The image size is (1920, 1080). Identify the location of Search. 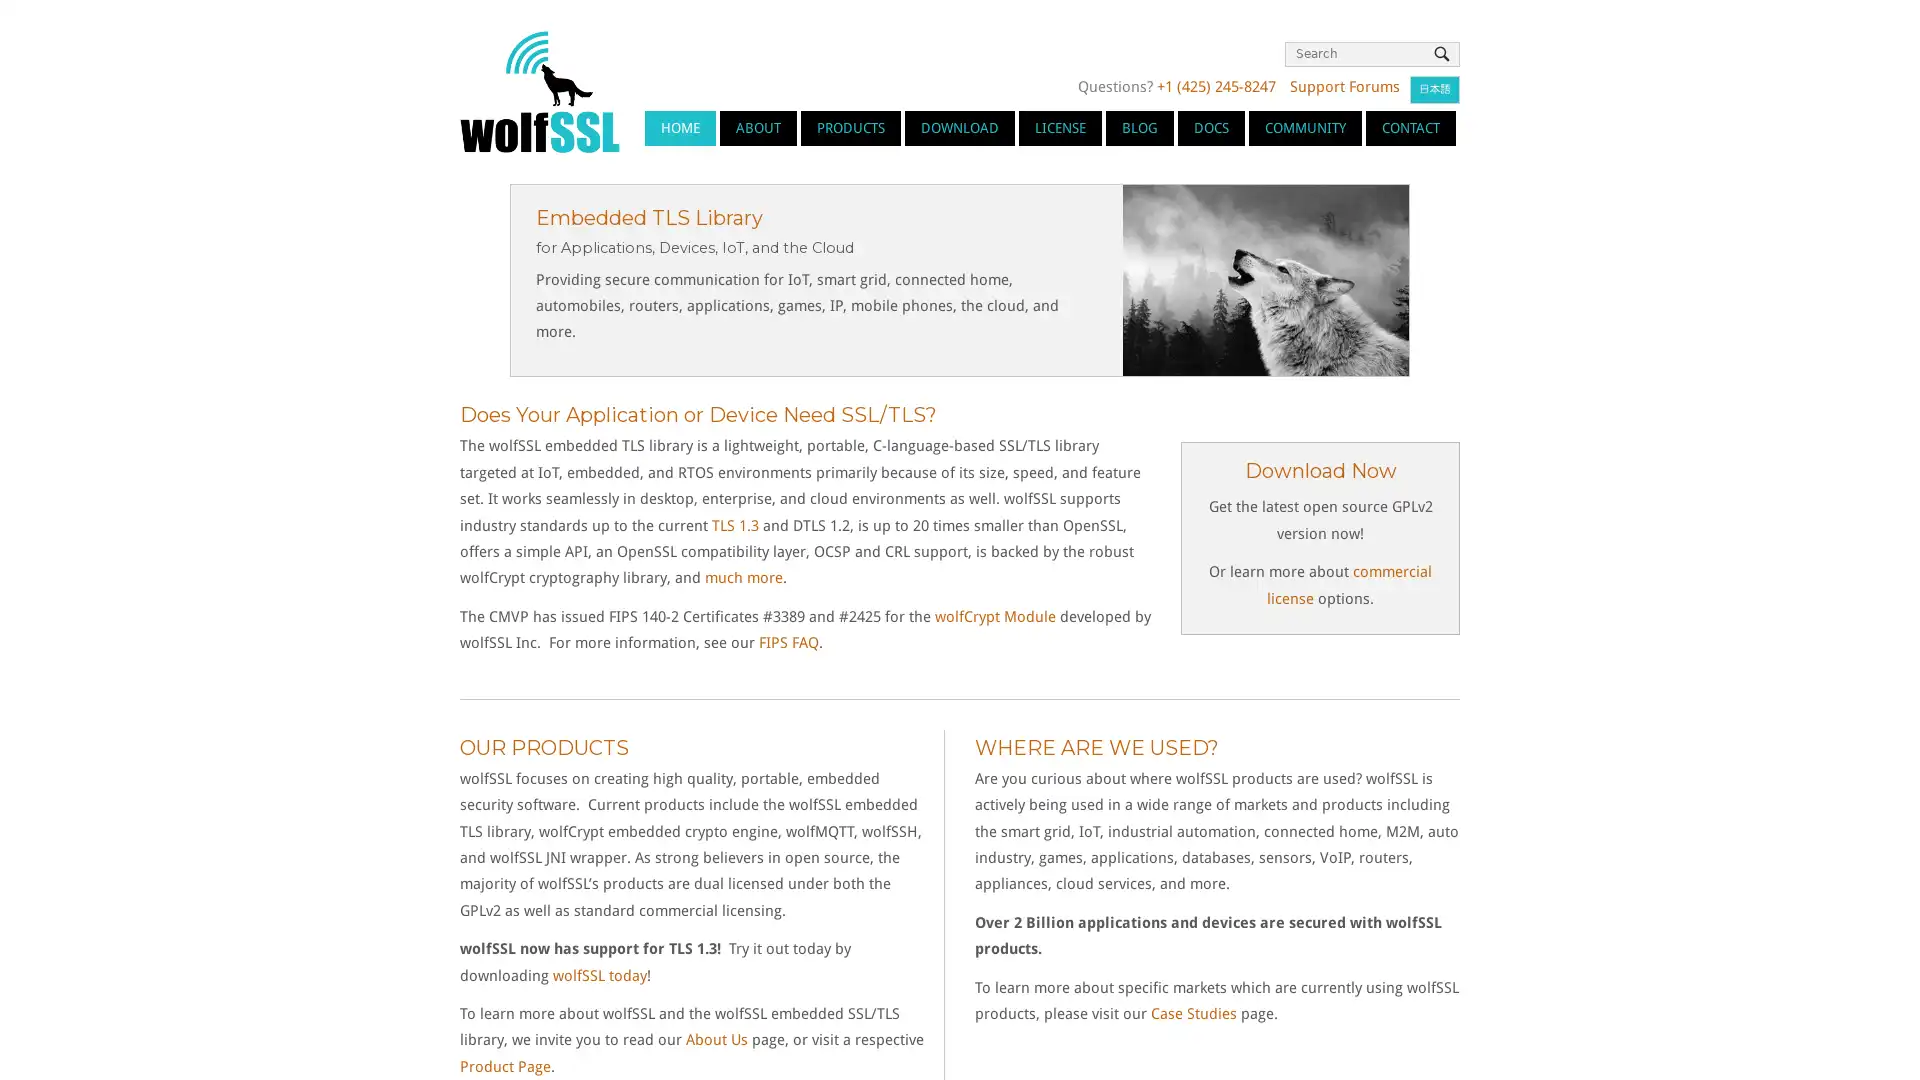
(1441, 53).